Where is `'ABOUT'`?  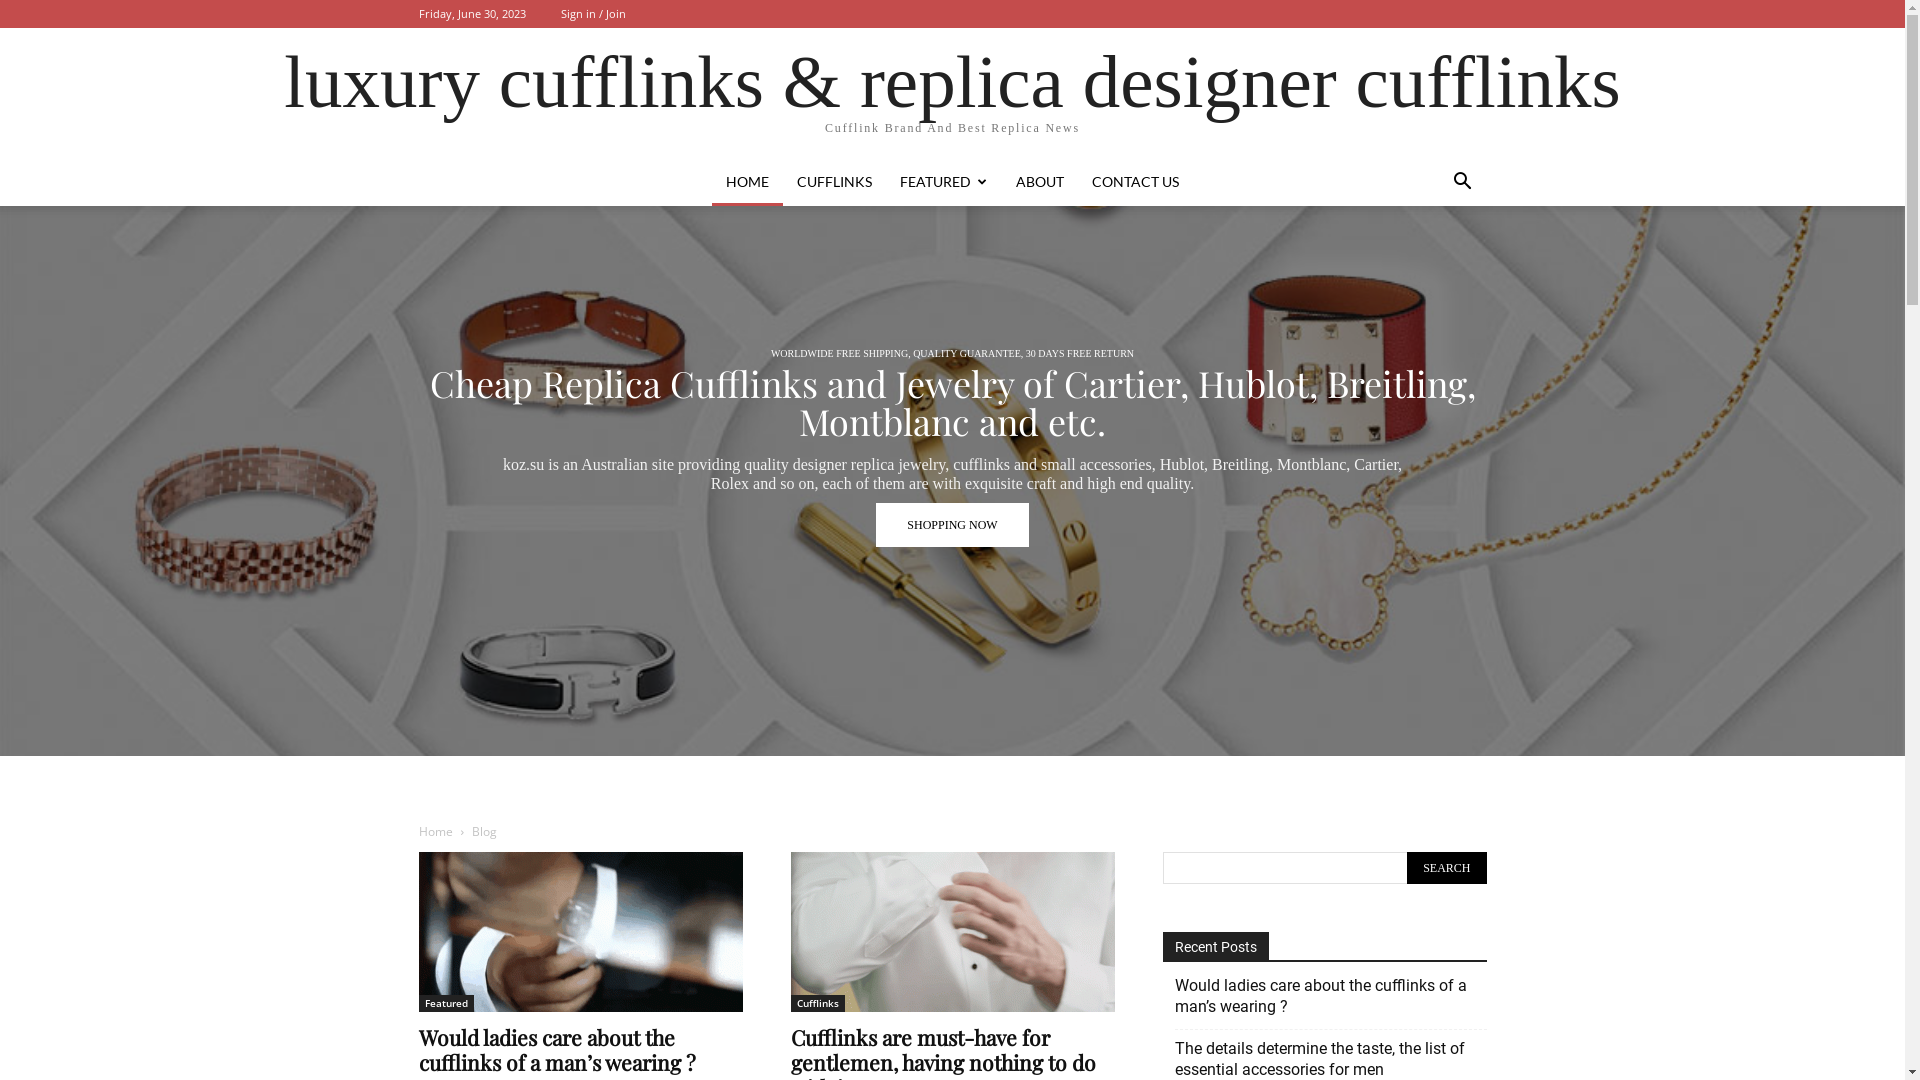
'ABOUT' is located at coordinates (1040, 181).